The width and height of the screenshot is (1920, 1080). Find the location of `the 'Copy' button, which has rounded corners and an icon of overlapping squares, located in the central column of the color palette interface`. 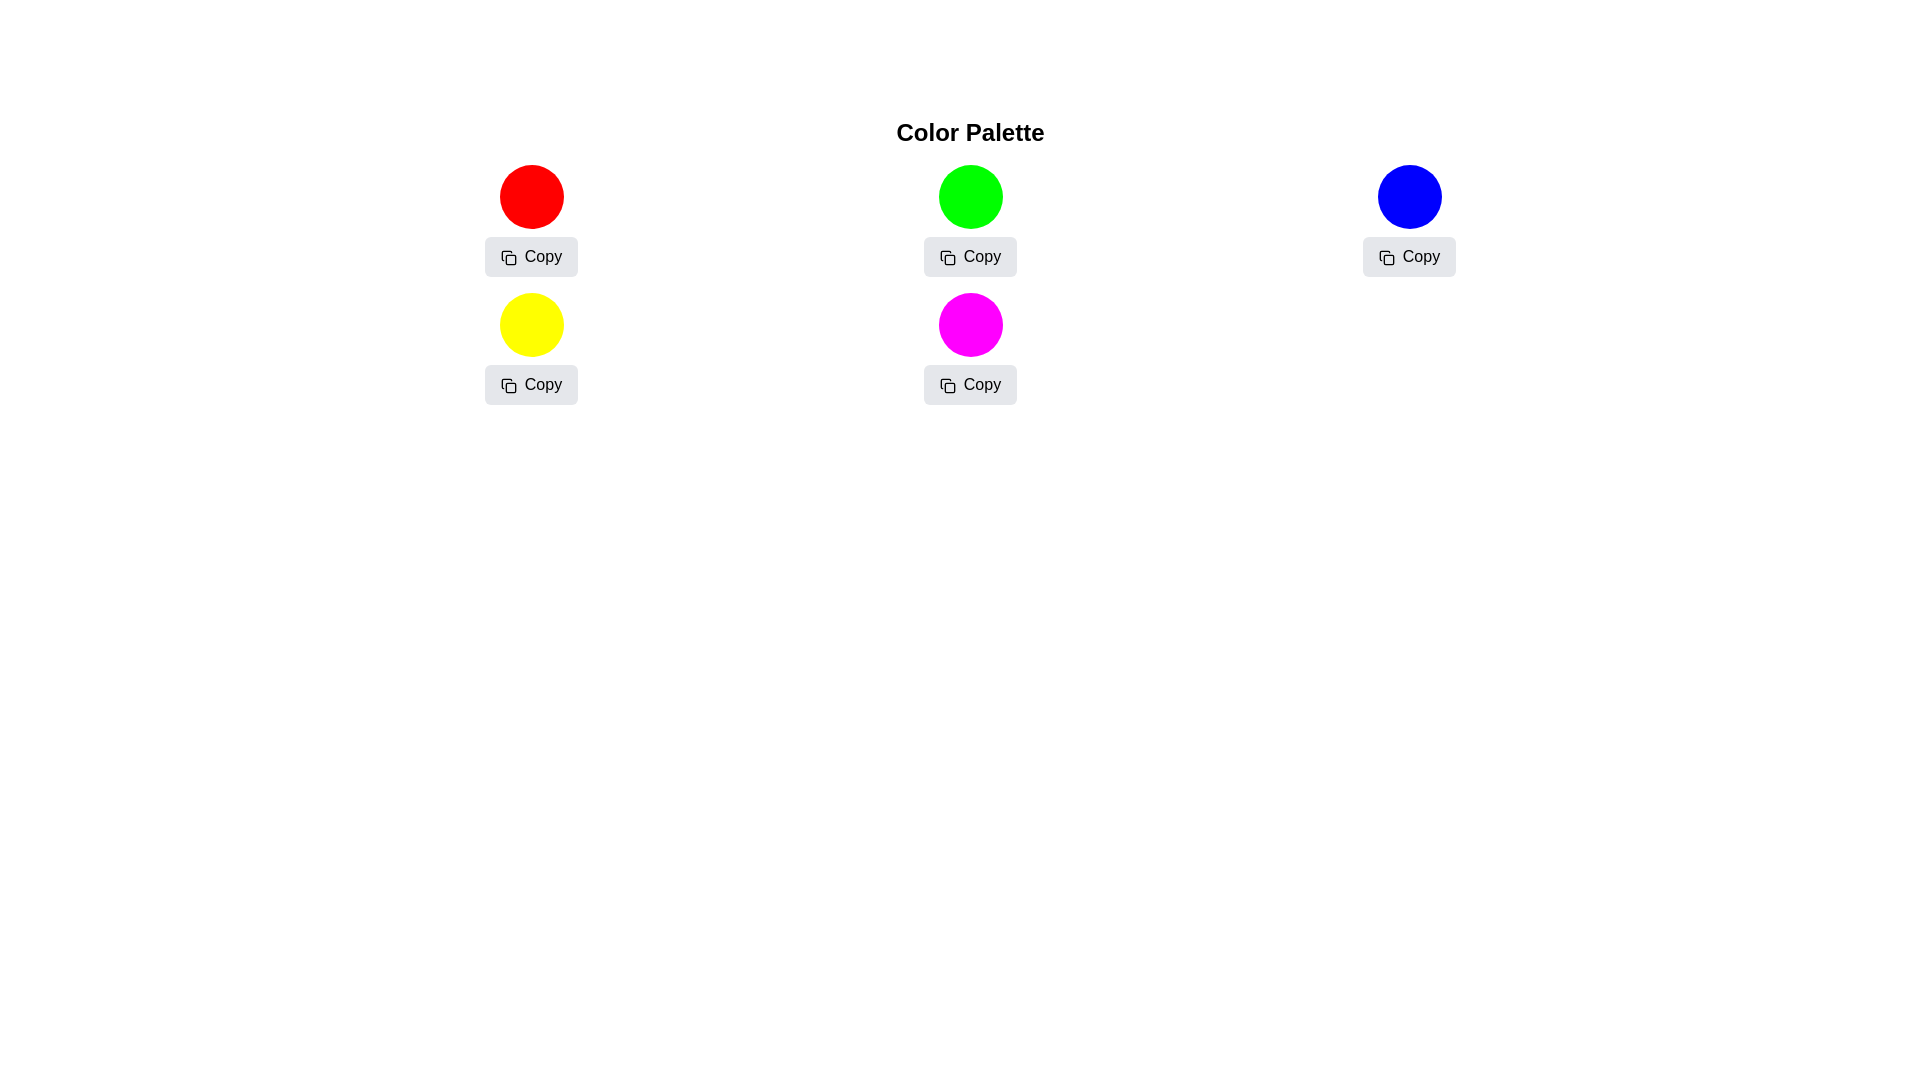

the 'Copy' button, which has rounded corners and an icon of overlapping squares, located in the central column of the color palette interface is located at coordinates (970, 256).